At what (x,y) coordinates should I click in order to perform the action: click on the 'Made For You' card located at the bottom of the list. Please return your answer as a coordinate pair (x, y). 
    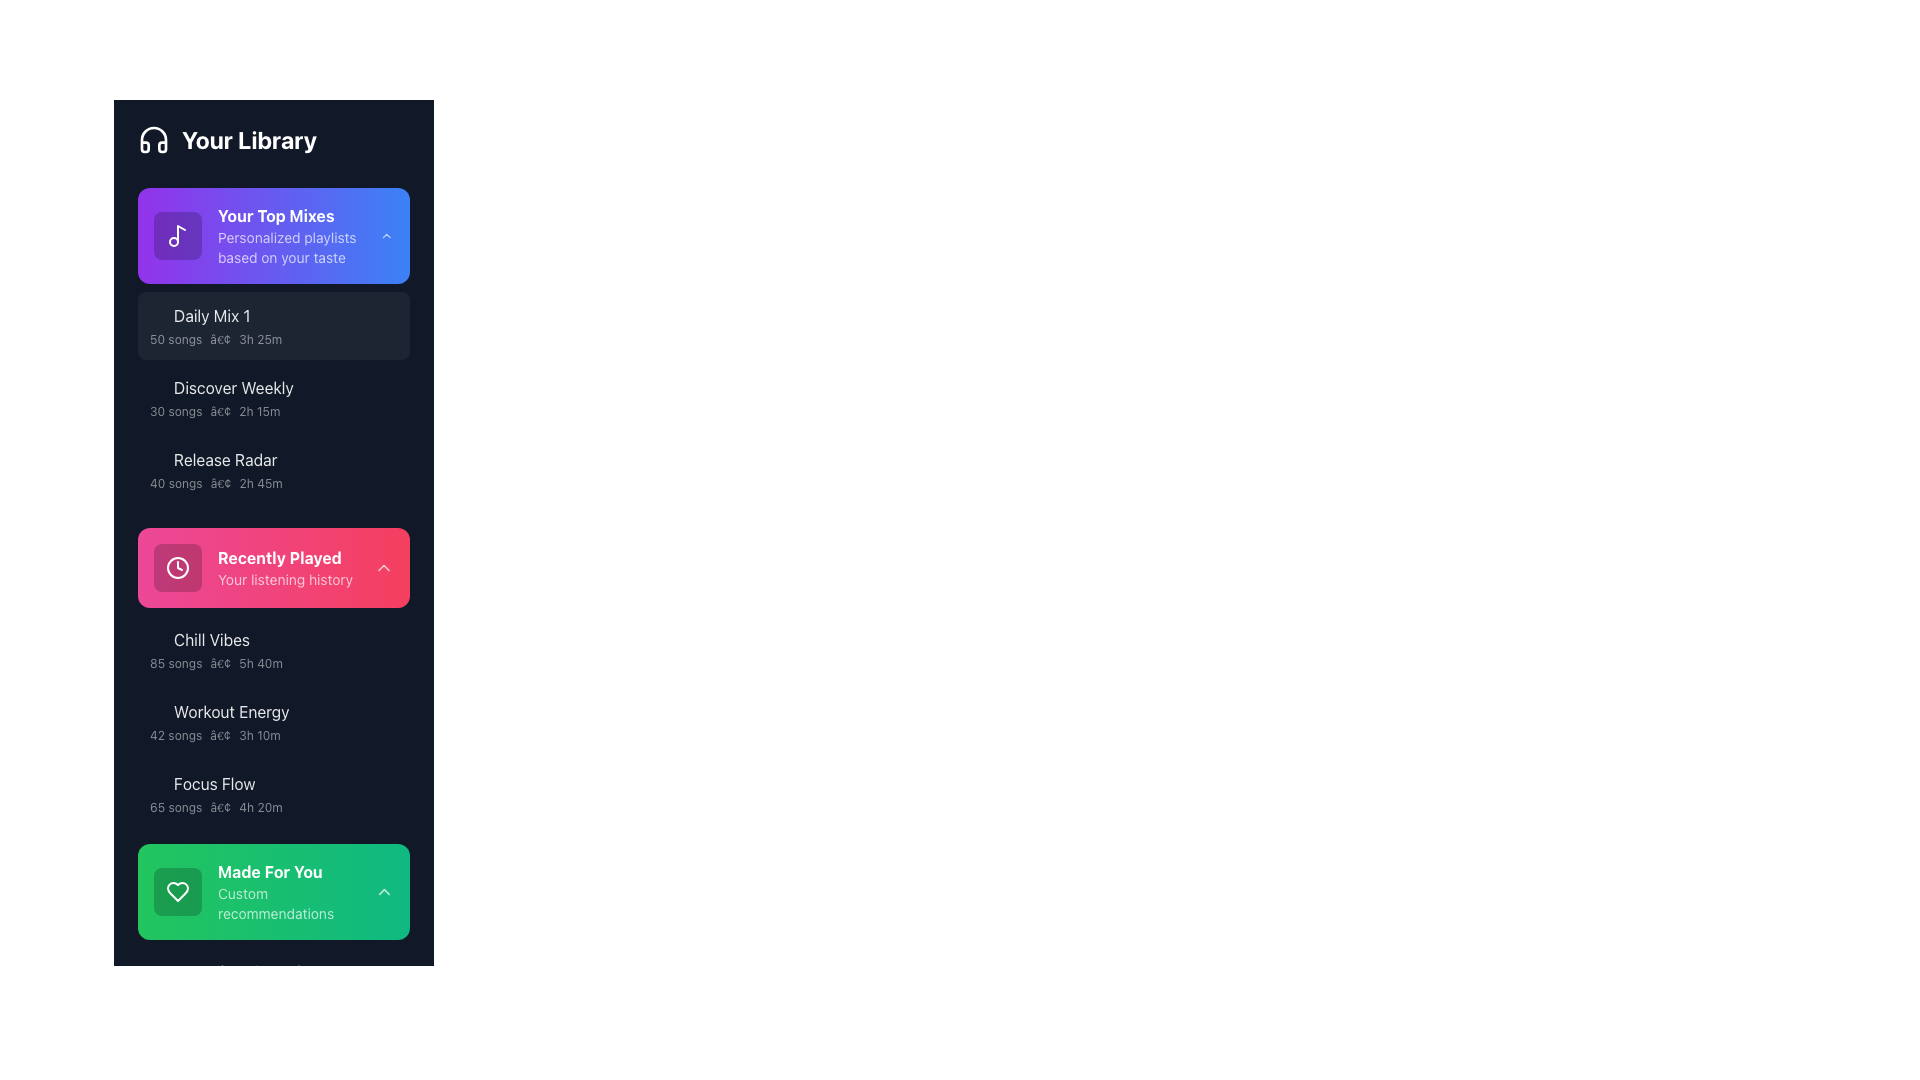
    Looking at the image, I should click on (272, 890).